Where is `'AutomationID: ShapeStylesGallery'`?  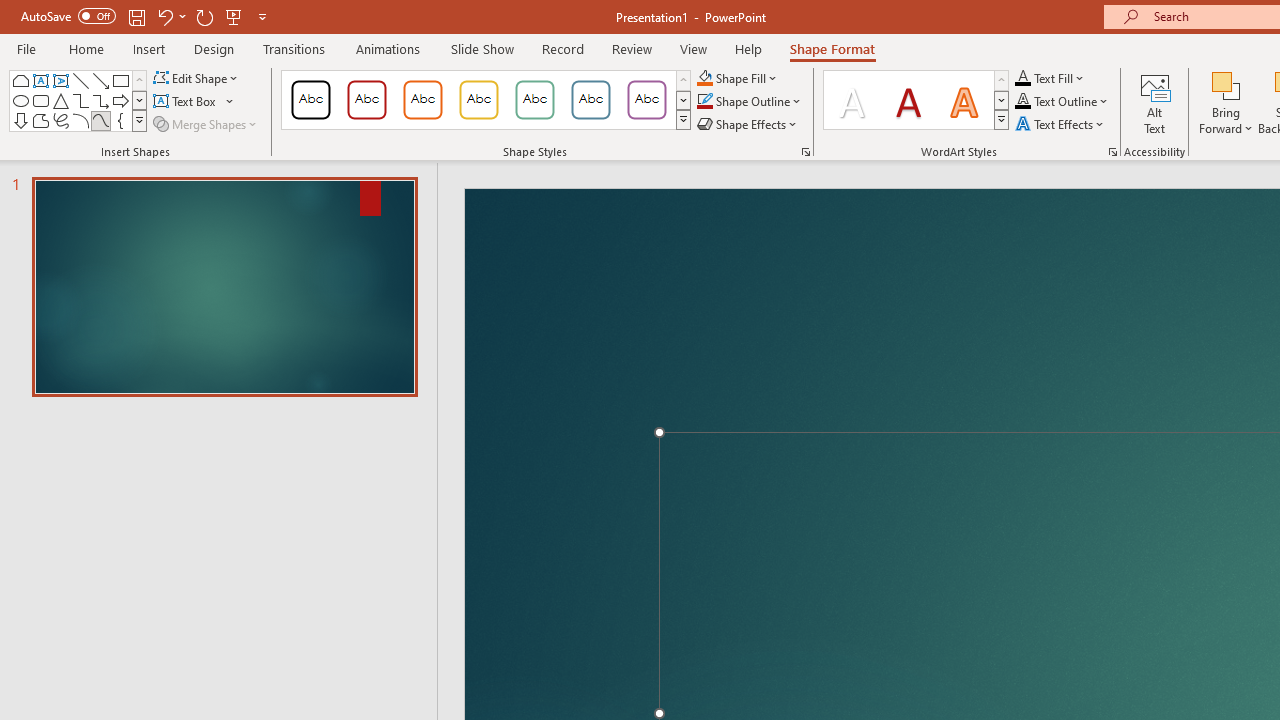
'AutomationID: ShapeStylesGallery' is located at coordinates (487, 100).